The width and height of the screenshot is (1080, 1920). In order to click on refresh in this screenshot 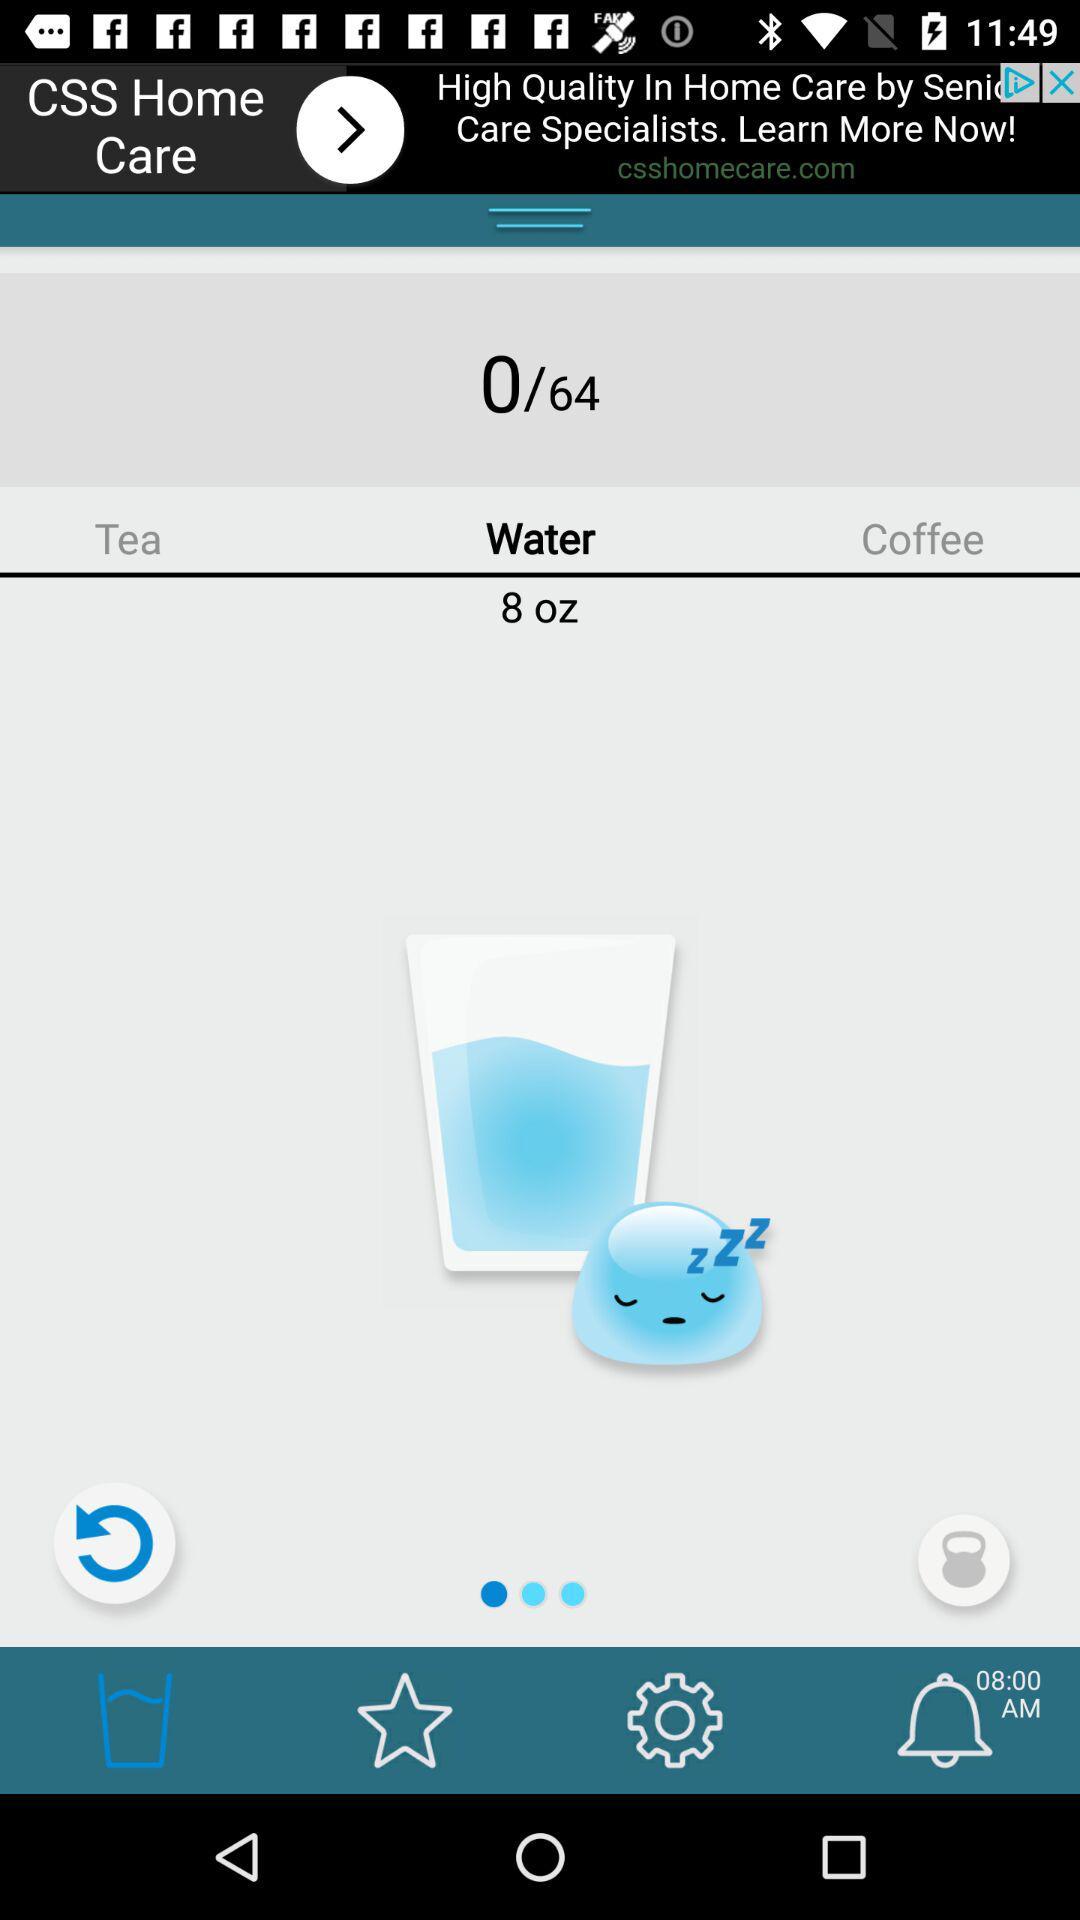, I will do `click(123, 1551)`.